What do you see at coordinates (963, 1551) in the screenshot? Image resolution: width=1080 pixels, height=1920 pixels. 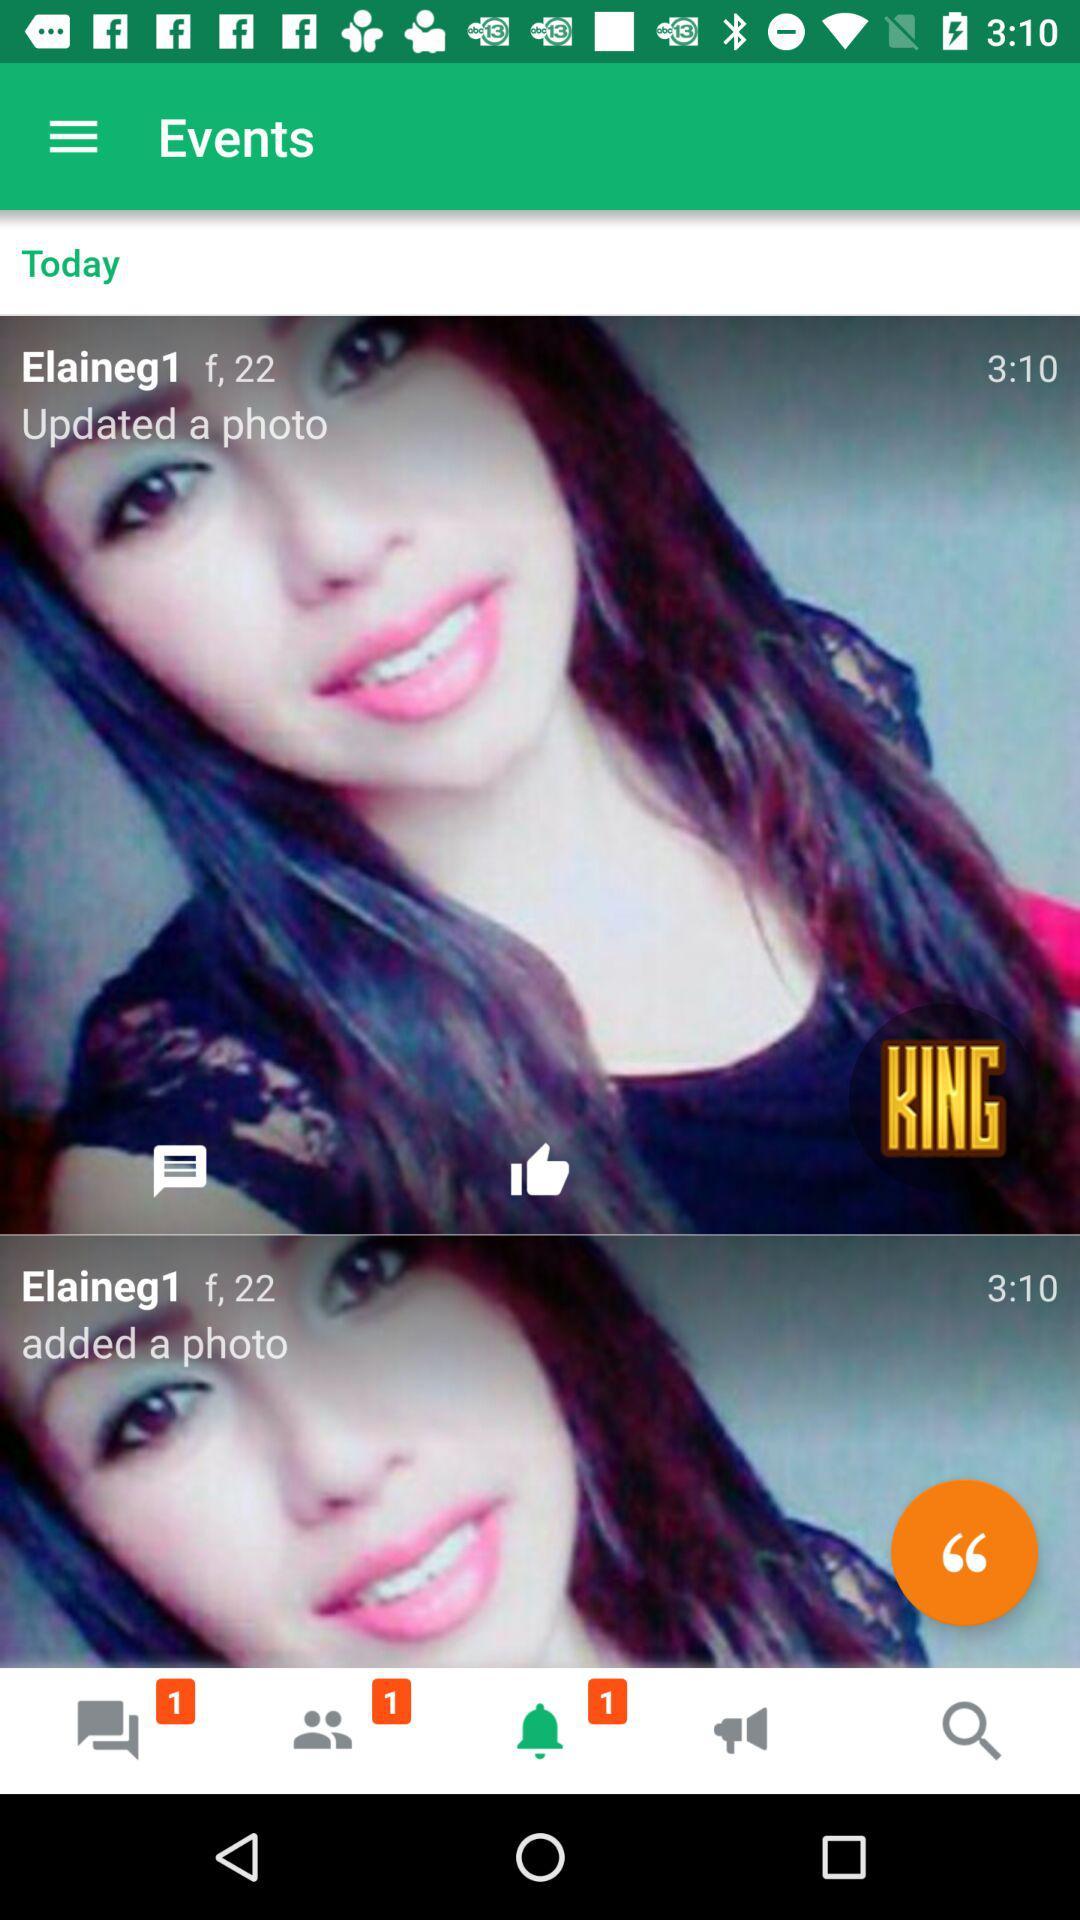 I see `quote` at bounding box center [963, 1551].